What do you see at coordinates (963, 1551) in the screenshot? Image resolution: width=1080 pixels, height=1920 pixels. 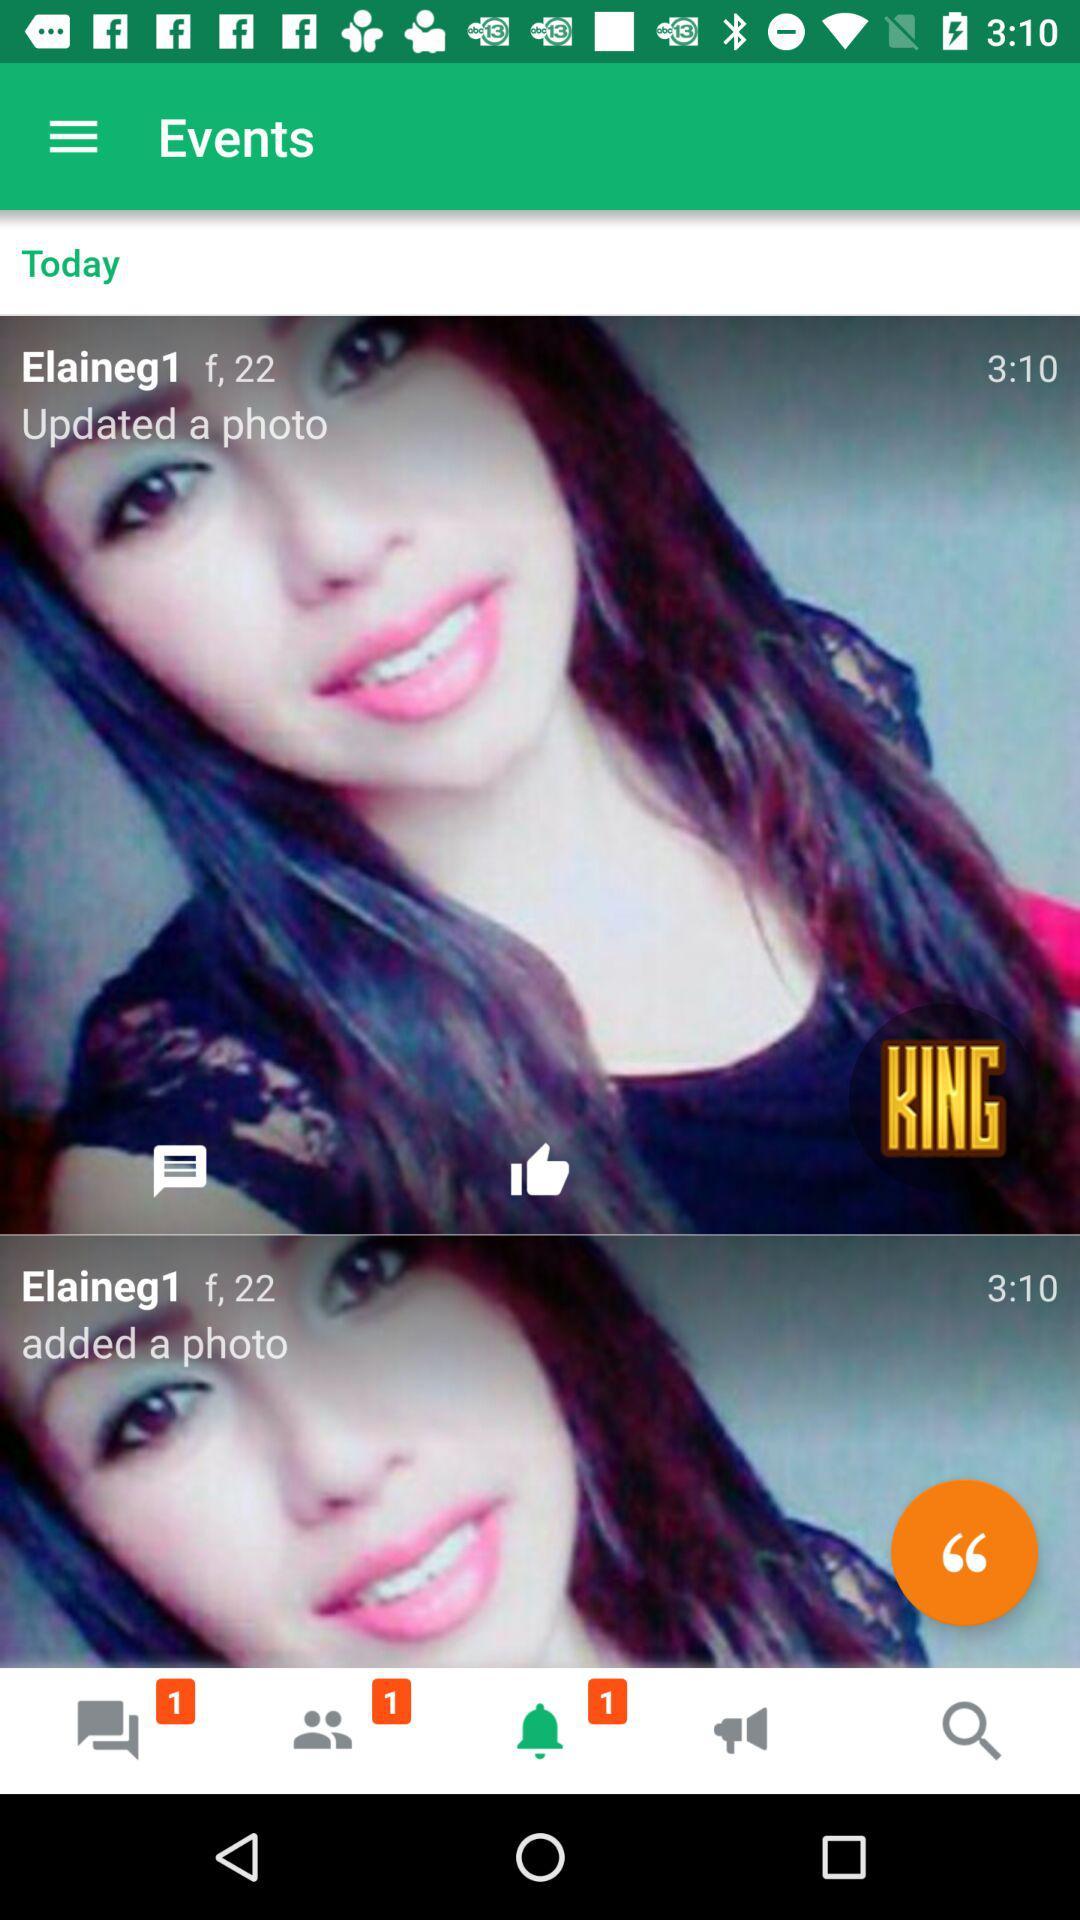 I see `quote` at bounding box center [963, 1551].